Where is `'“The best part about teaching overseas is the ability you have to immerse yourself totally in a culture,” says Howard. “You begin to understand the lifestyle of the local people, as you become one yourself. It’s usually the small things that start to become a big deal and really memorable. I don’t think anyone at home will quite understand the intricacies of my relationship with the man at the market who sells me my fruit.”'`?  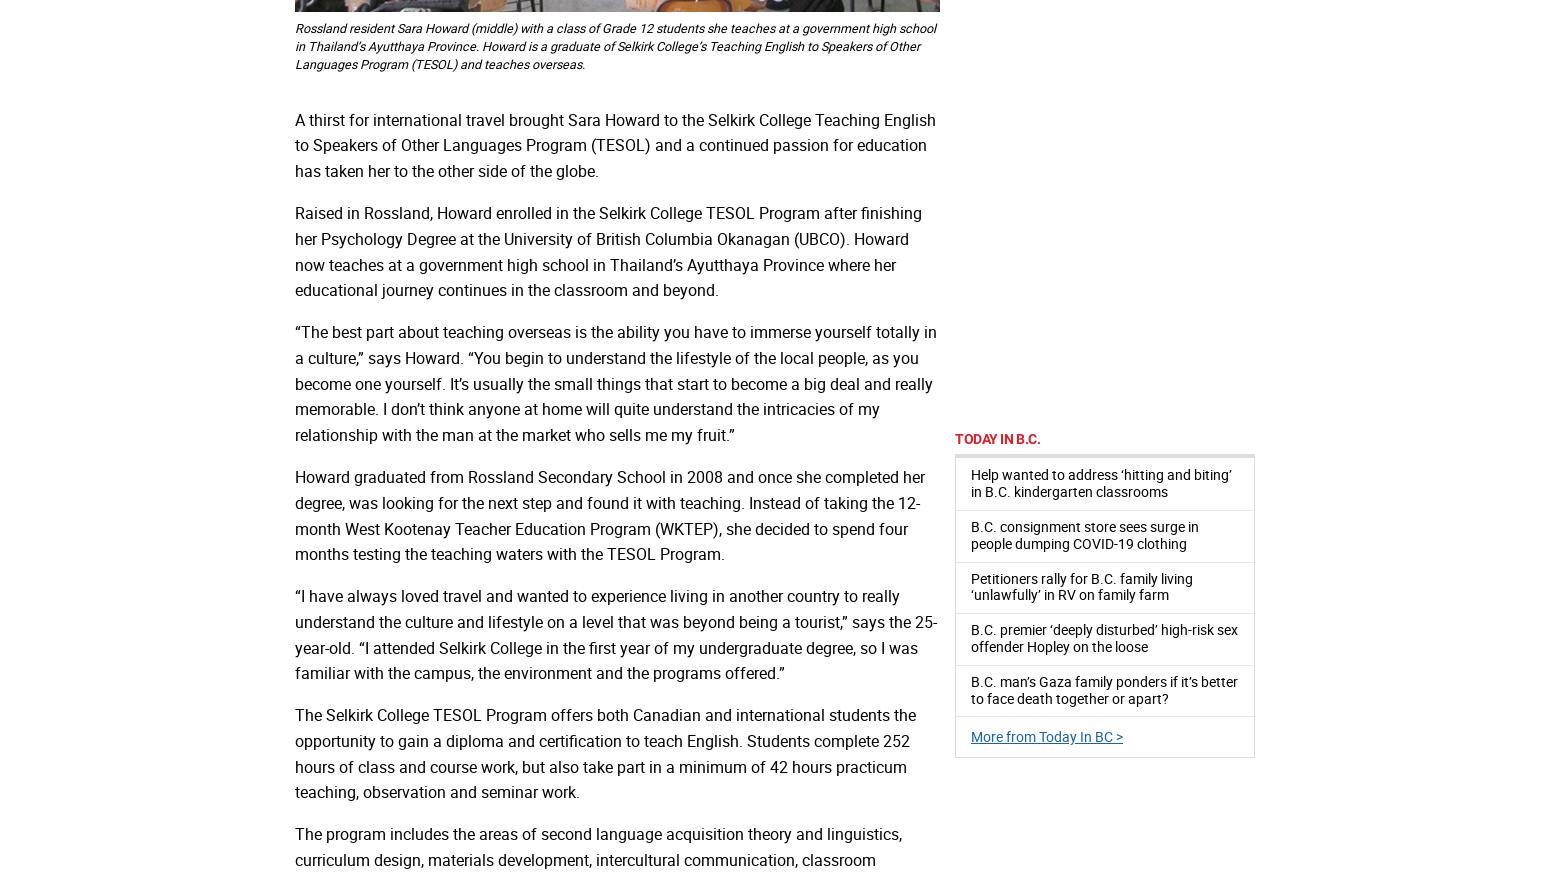 '“The best part about teaching overseas is the ability you have to immerse yourself totally in a culture,” says Howard. “You begin to understand the lifestyle of the local people, as you become one yourself. It’s usually the small things that start to become a big deal and really memorable. I don’t think anyone at home will quite understand the intricacies of my relationship with the man at the market who sells me my fruit.”' is located at coordinates (294, 382).